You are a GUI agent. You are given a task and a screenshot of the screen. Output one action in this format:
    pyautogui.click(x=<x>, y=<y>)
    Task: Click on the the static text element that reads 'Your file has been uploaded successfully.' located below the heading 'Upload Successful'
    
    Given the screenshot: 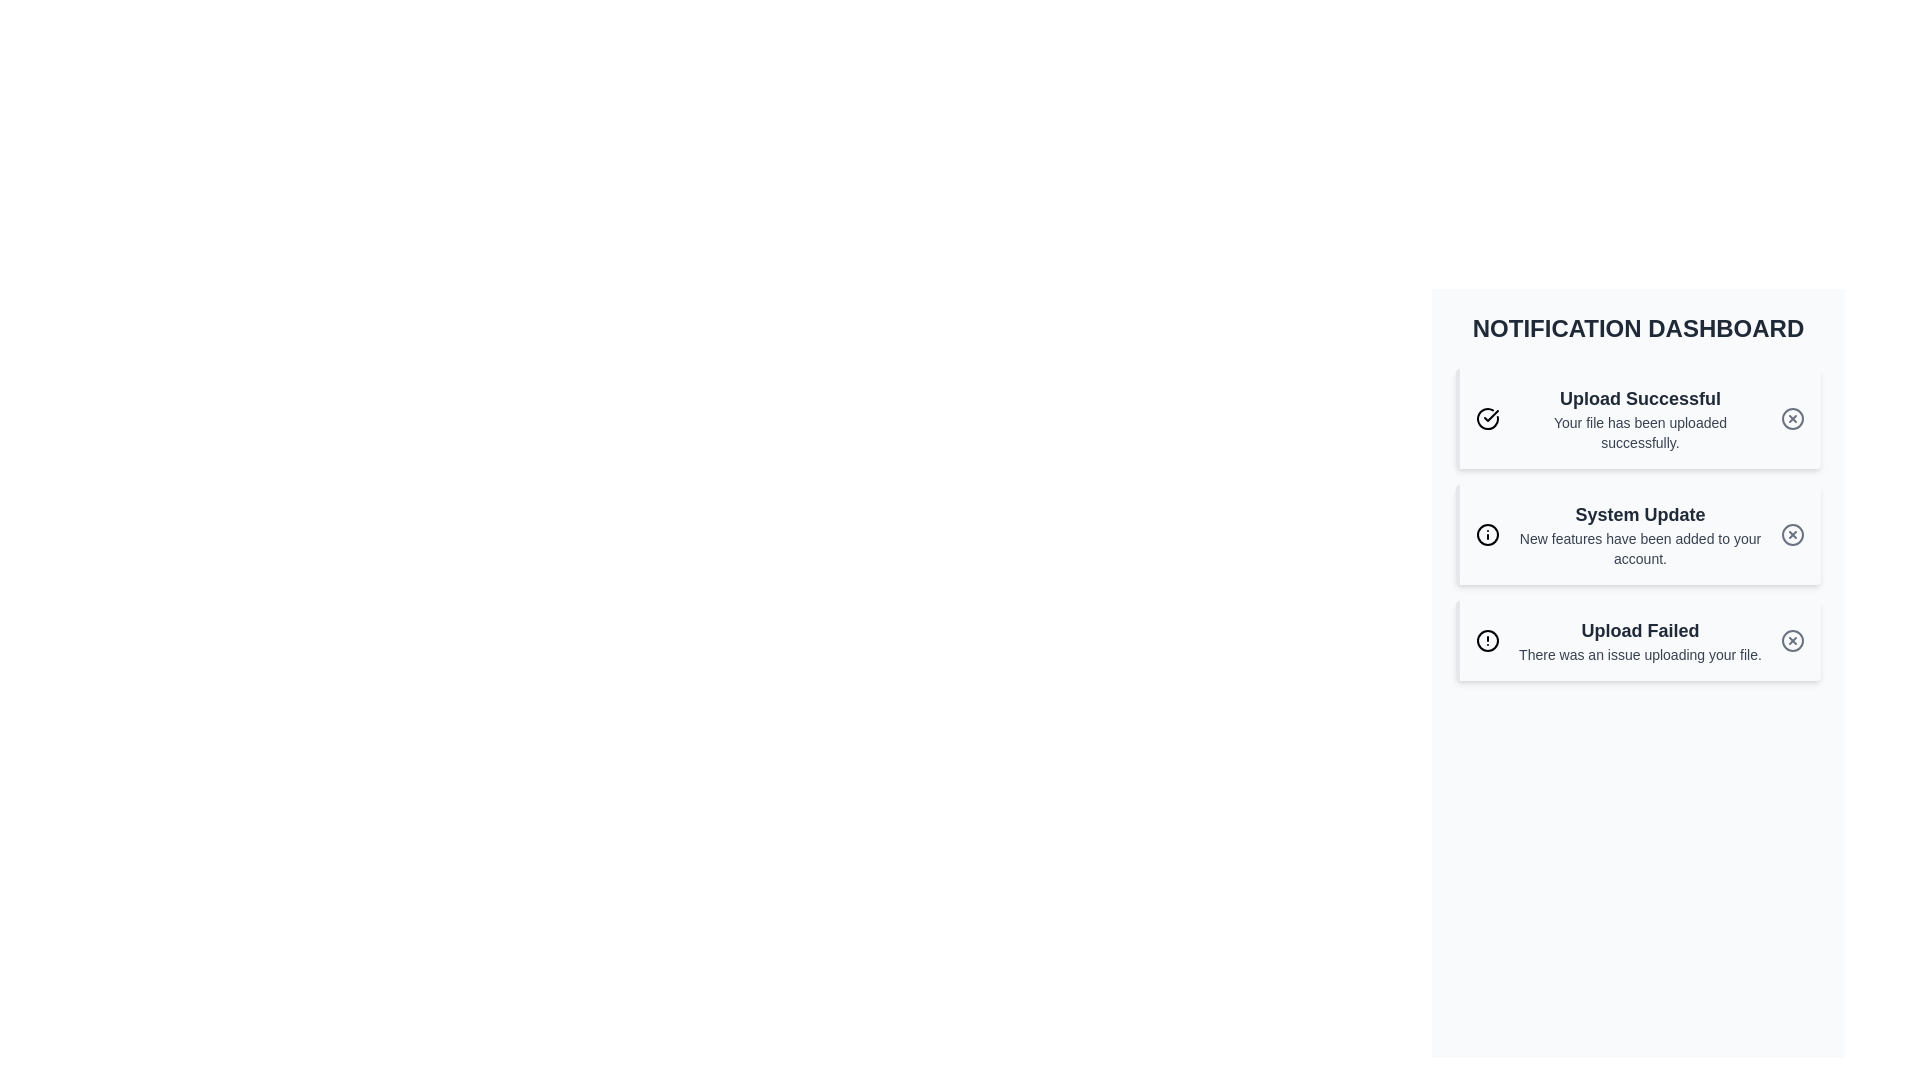 What is the action you would take?
    pyautogui.click(x=1640, y=431)
    